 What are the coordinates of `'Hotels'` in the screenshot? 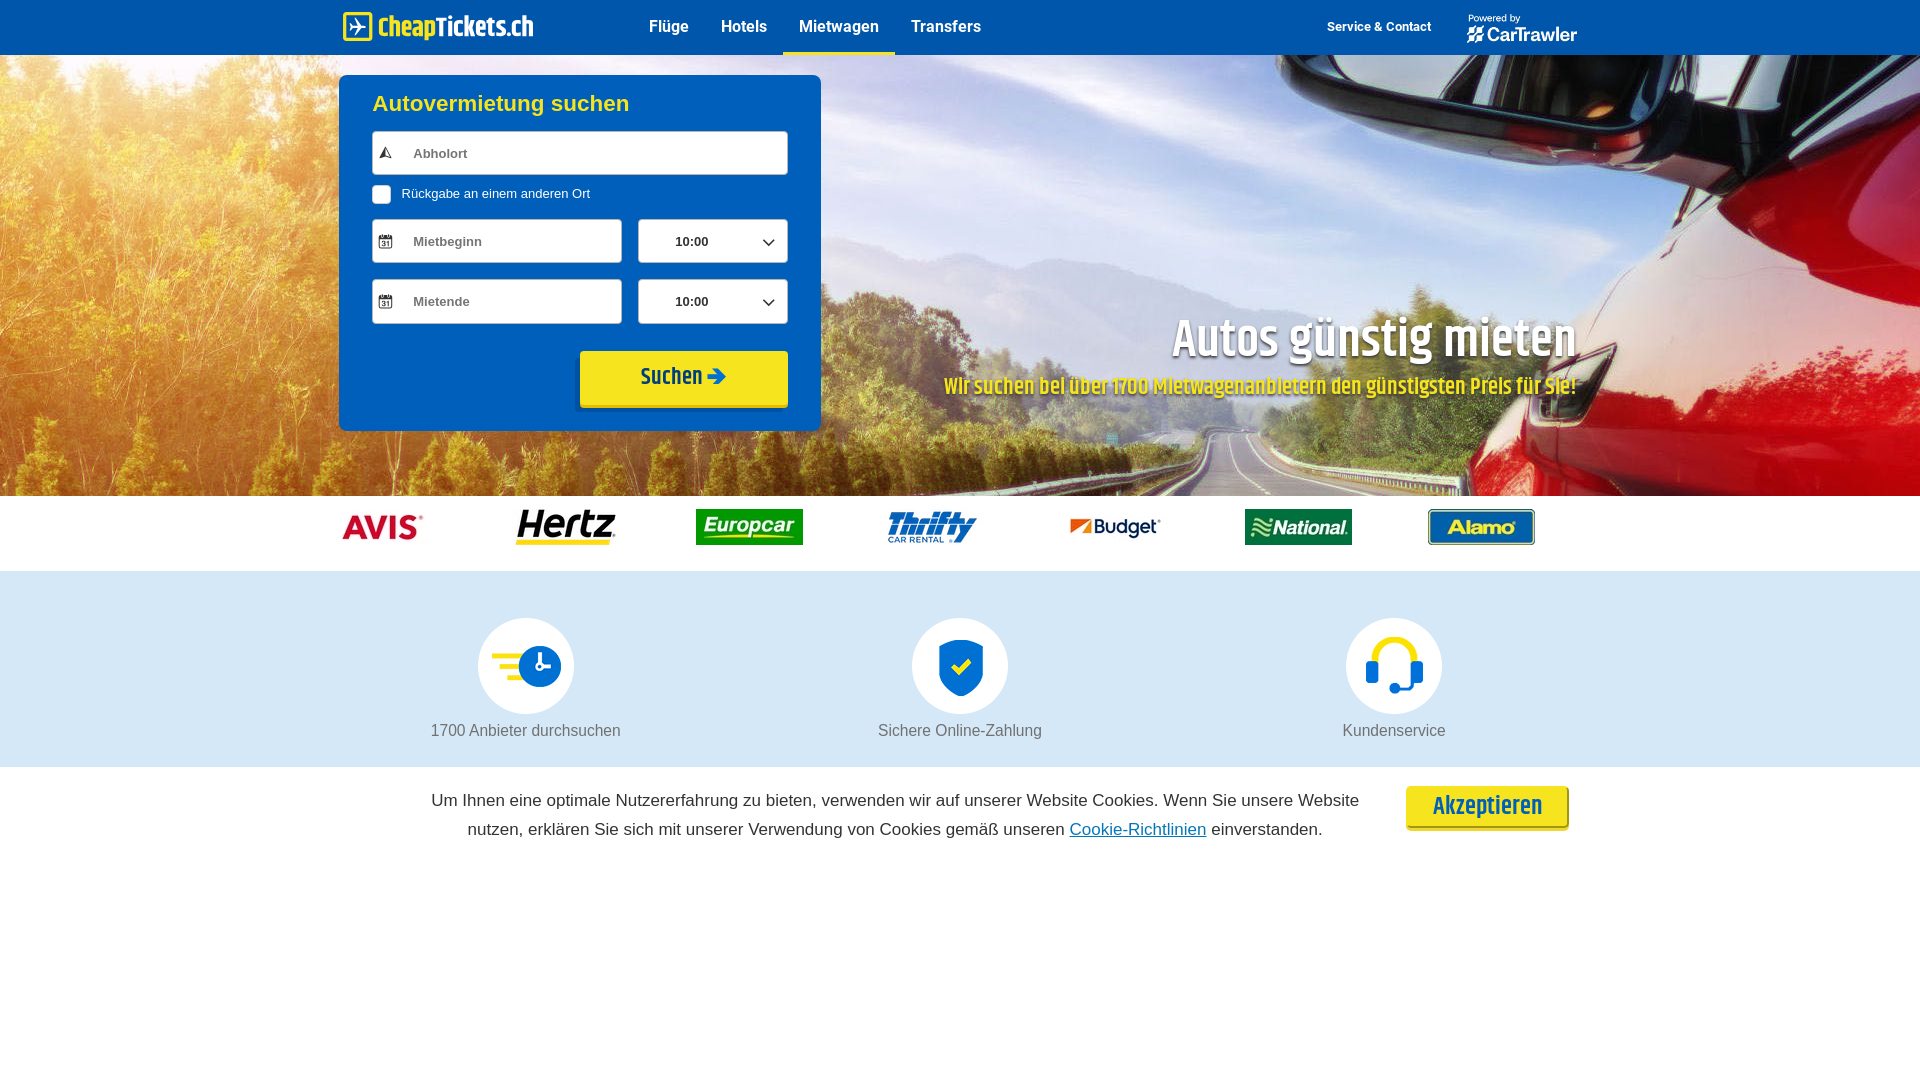 It's located at (743, 27).